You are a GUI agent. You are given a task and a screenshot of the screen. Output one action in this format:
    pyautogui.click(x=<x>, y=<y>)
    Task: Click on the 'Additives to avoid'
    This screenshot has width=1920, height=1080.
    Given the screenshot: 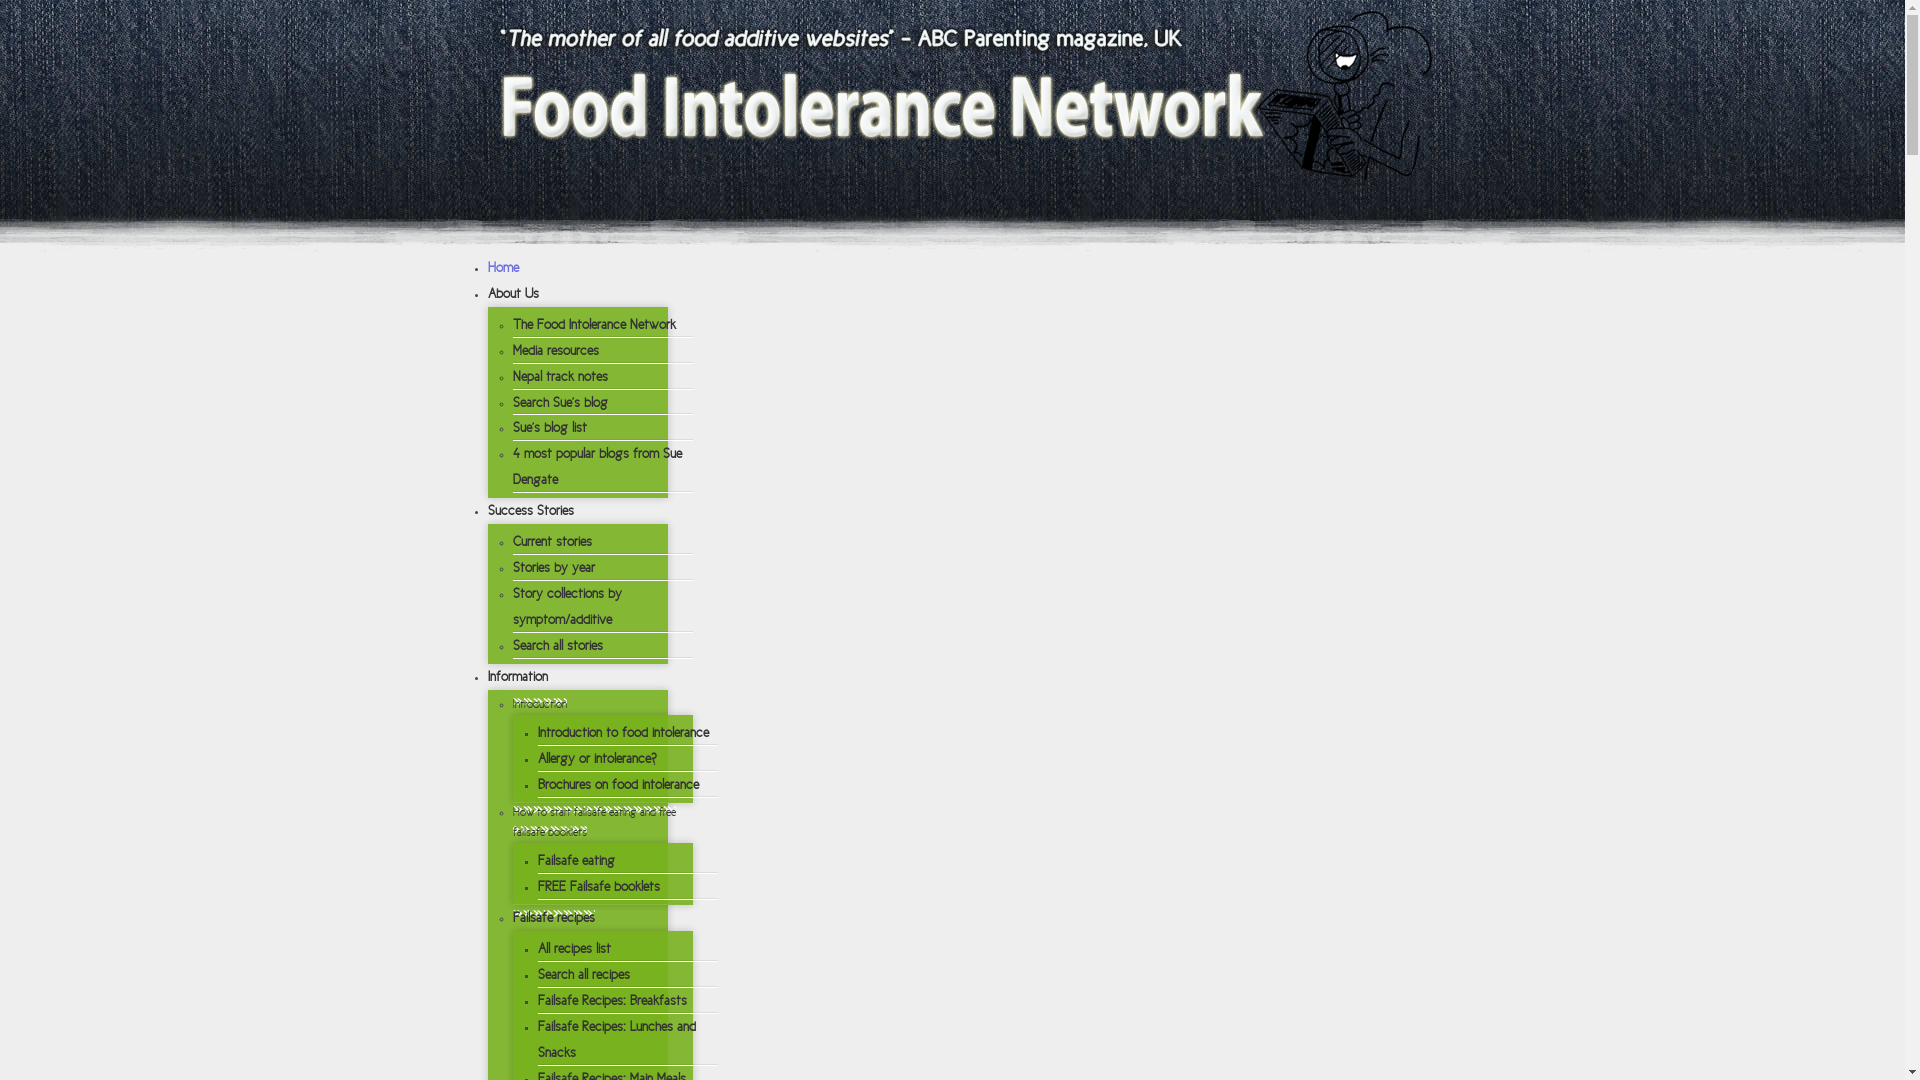 What is the action you would take?
    pyautogui.click(x=573, y=870)
    